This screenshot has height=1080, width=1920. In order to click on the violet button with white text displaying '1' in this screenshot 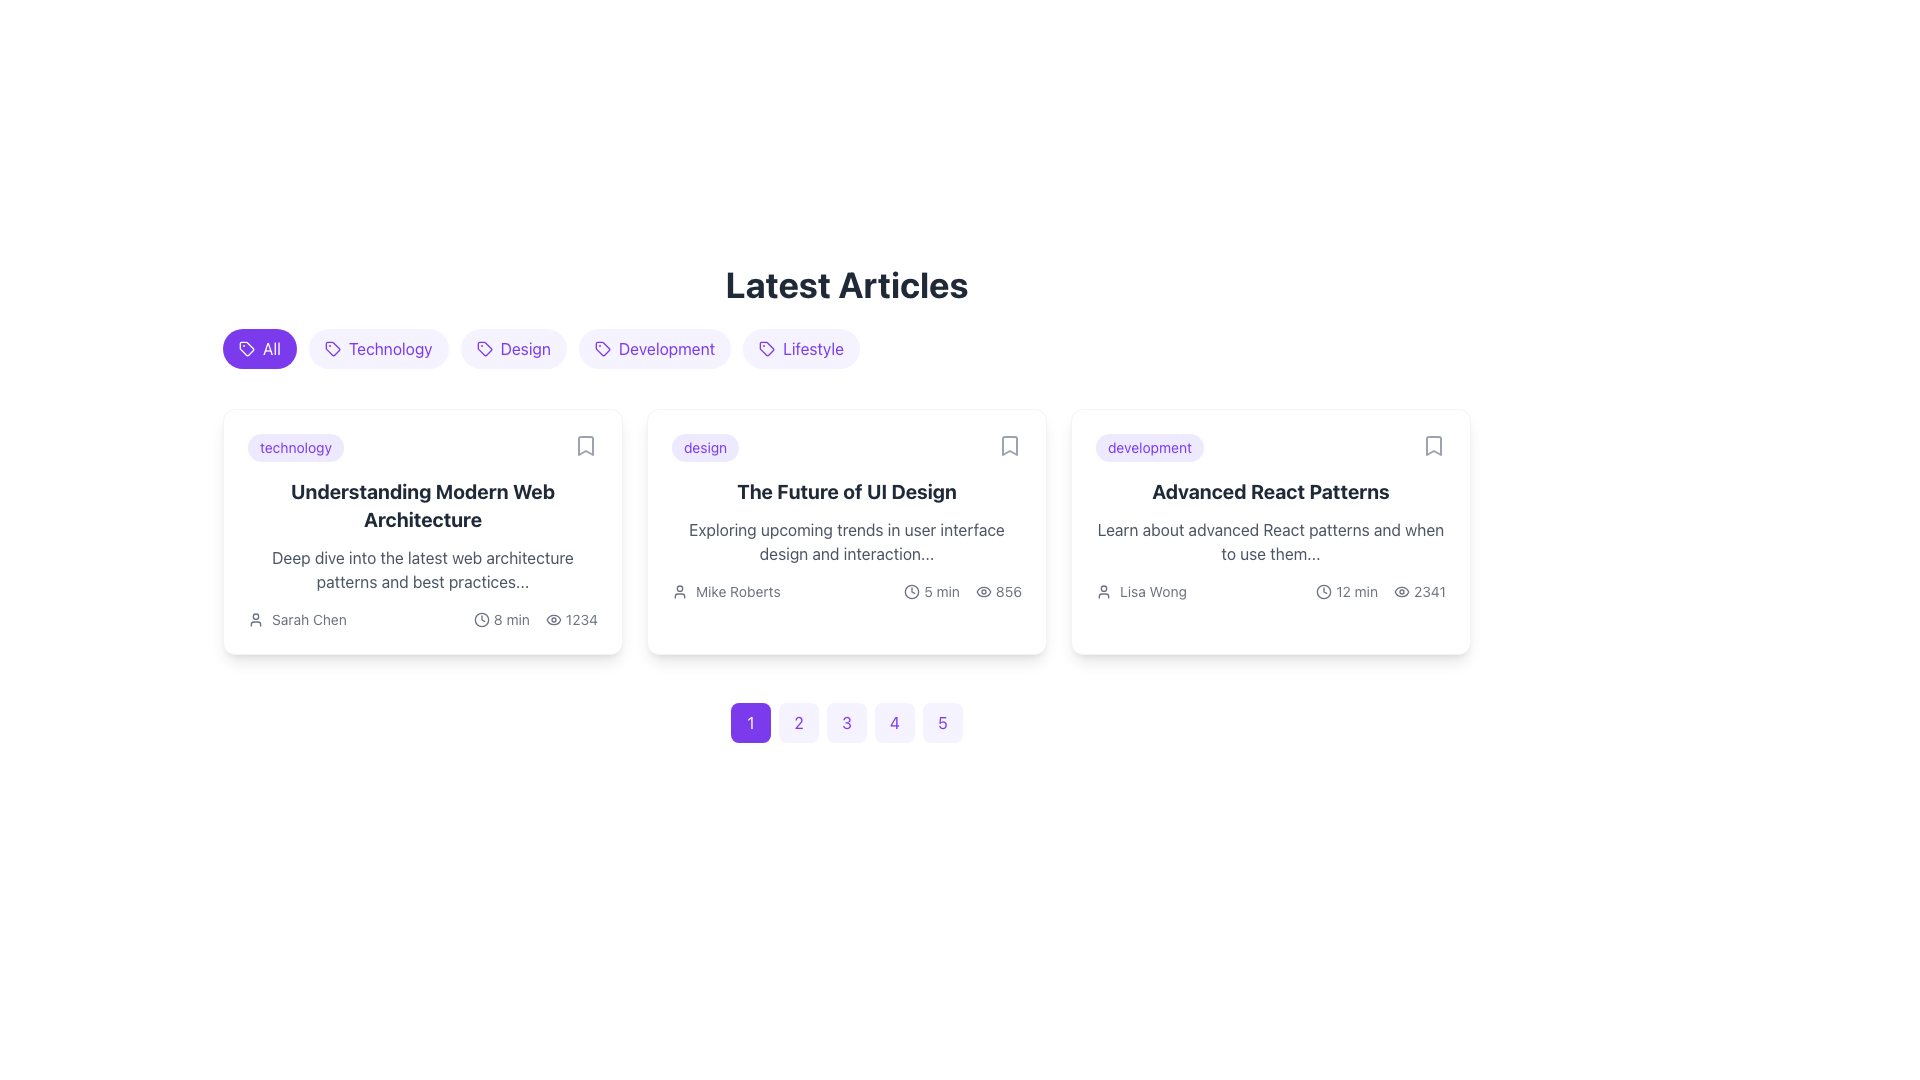, I will do `click(749, 722)`.